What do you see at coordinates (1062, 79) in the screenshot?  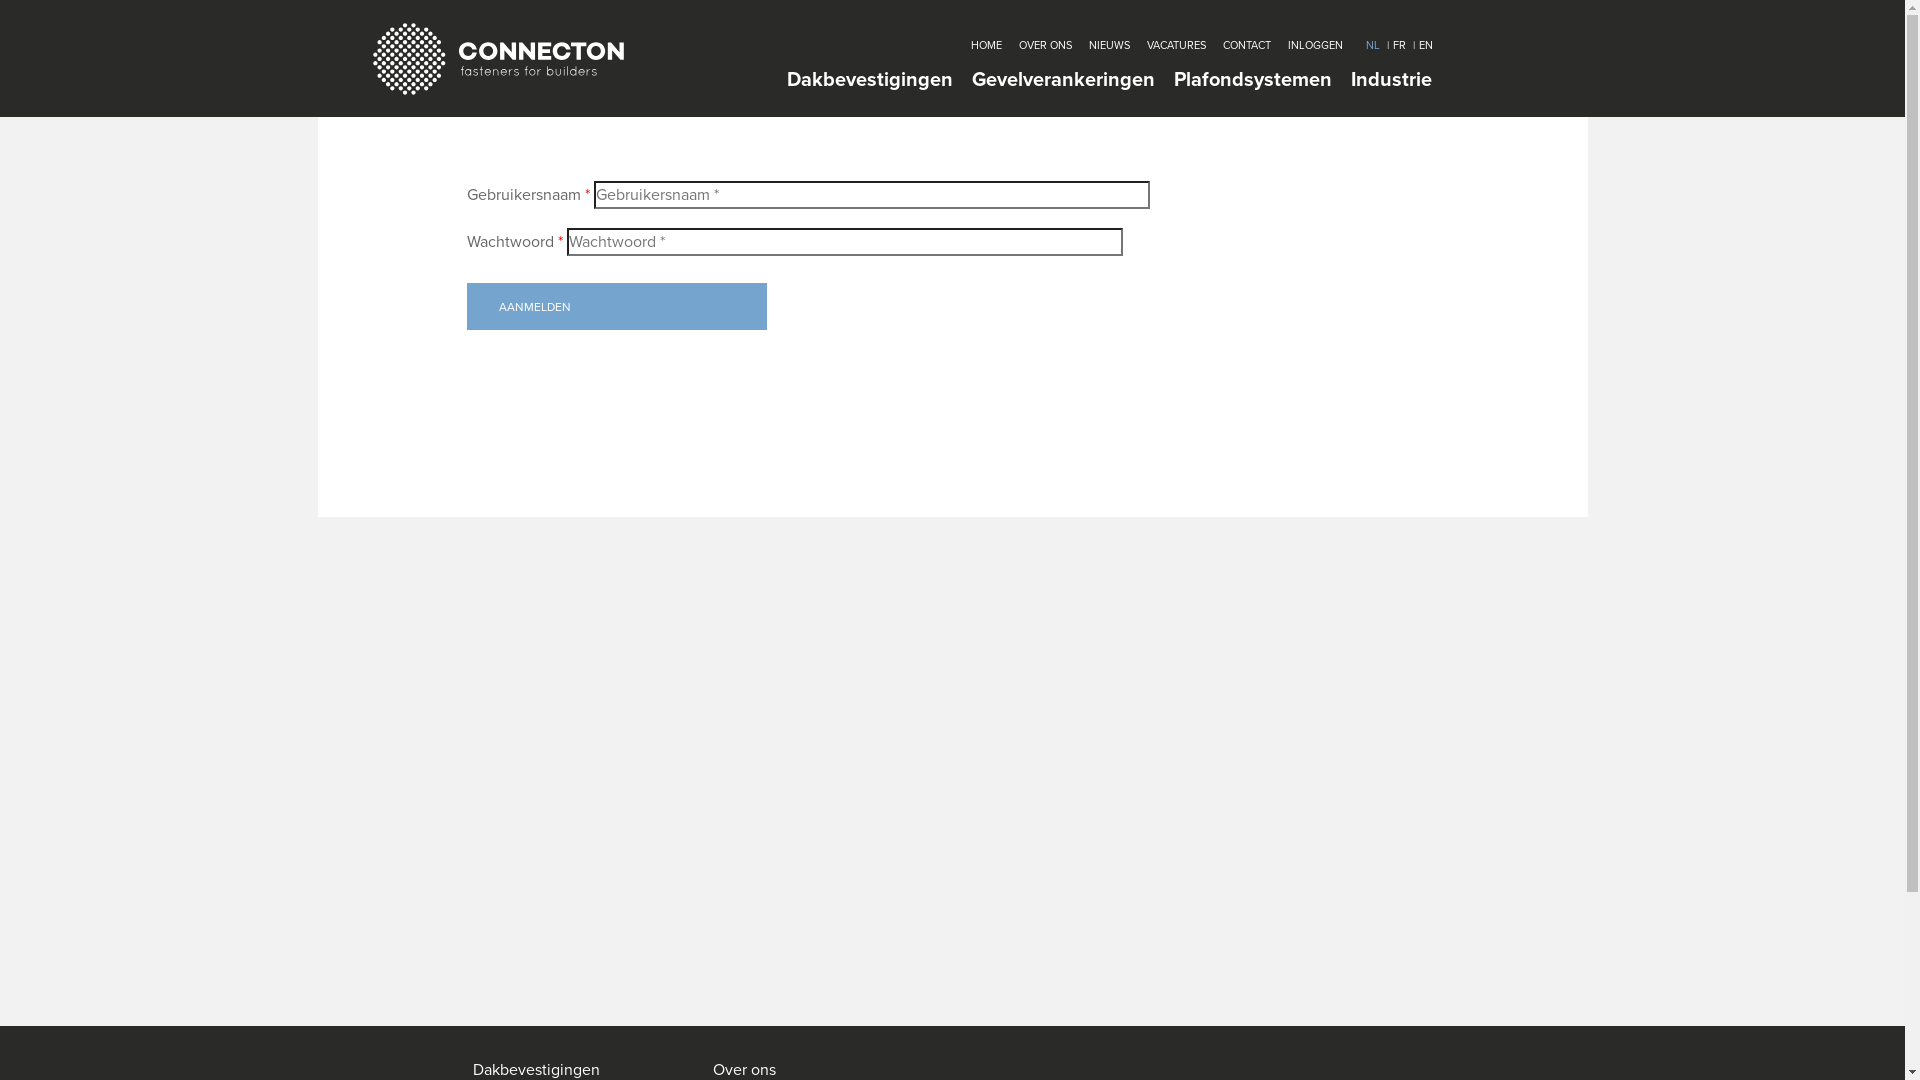 I see `'Gevelverankeringen'` at bounding box center [1062, 79].